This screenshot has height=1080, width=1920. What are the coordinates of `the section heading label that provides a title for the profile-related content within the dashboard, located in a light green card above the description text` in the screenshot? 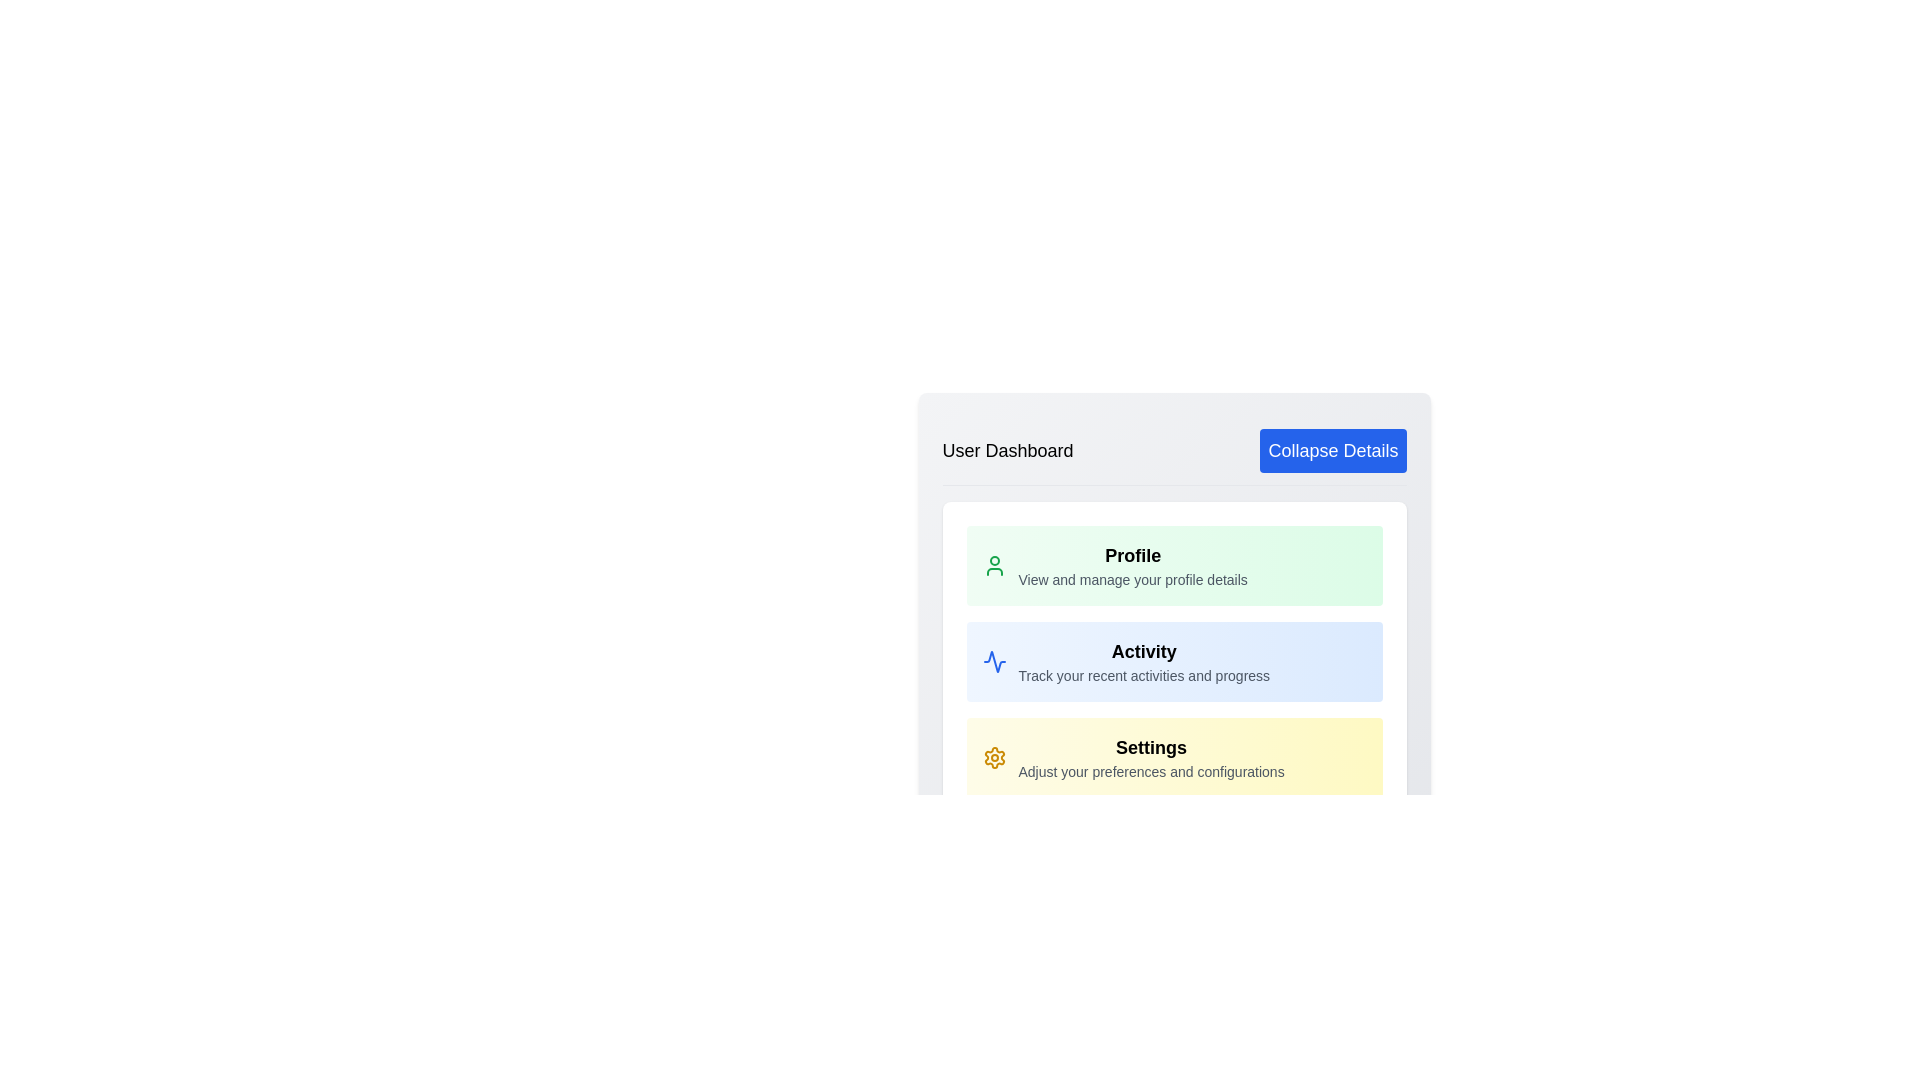 It's located at (1133, 555).